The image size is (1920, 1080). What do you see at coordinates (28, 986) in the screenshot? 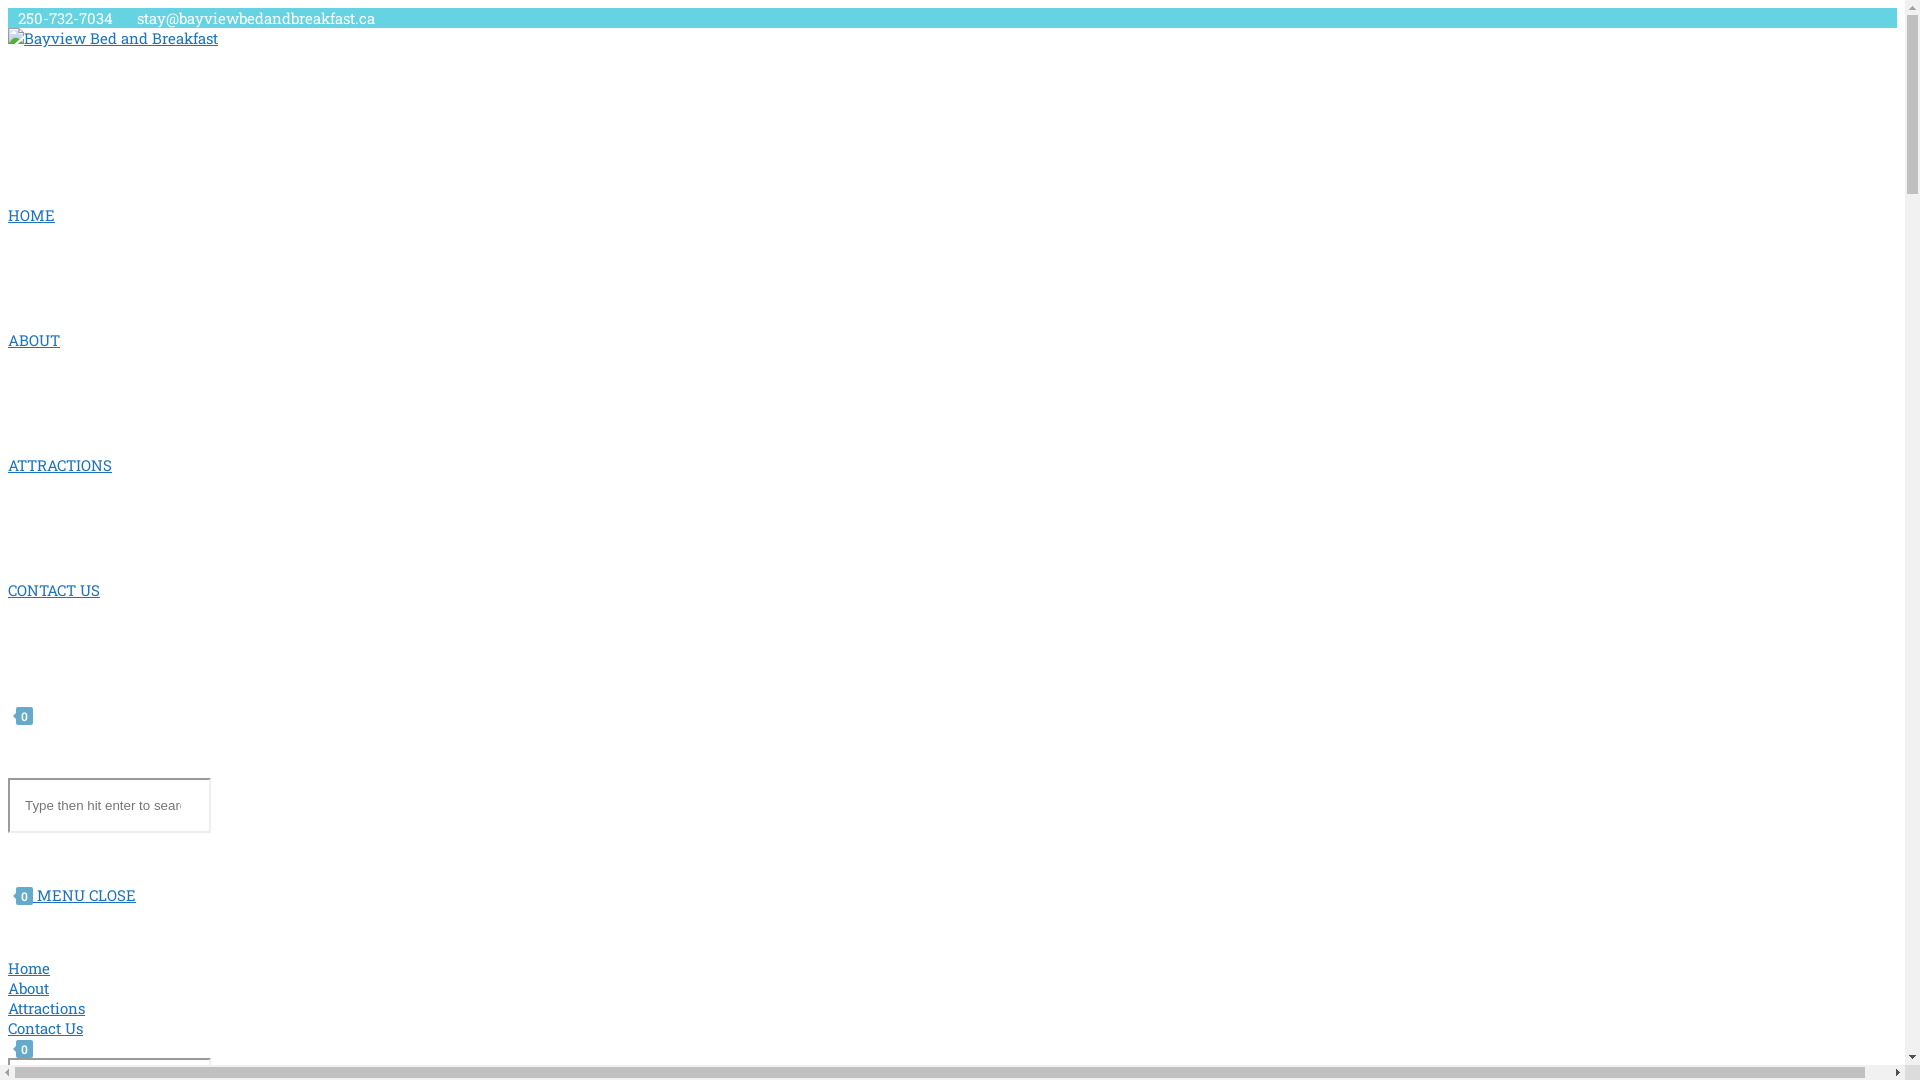
I see `'About'` at bounding box center [28, 986].